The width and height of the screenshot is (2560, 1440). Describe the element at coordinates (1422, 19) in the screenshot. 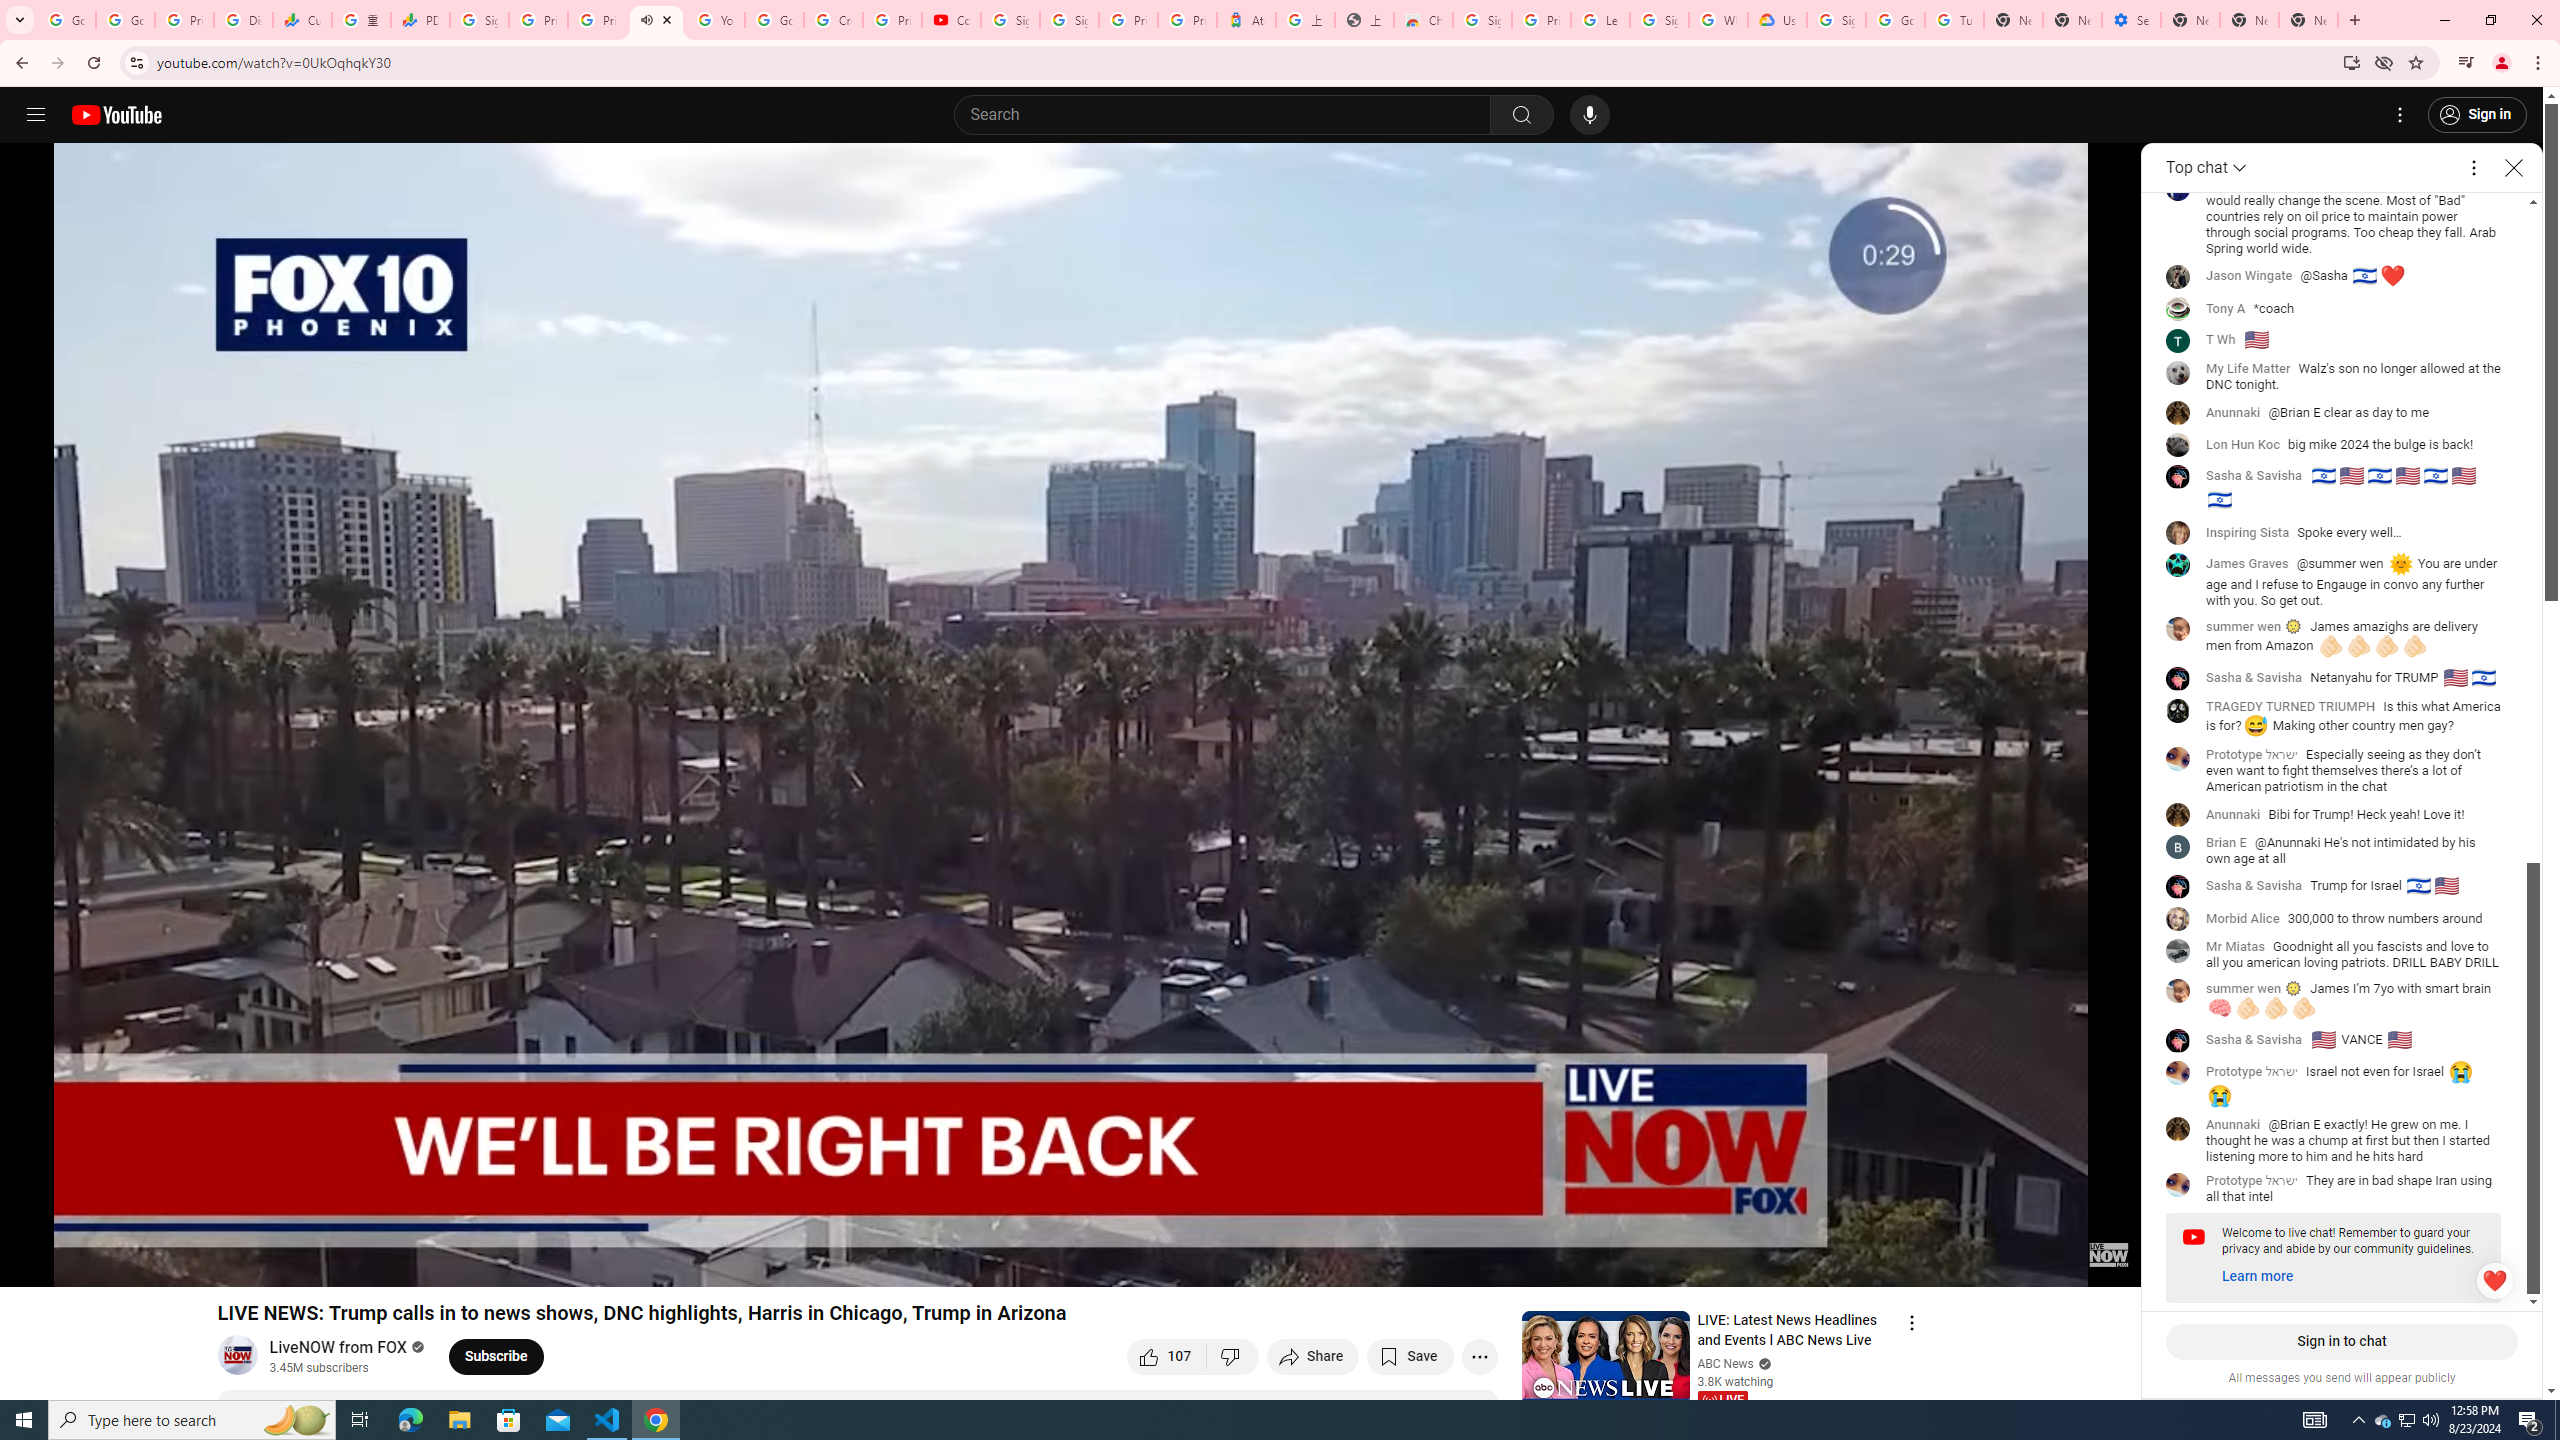

I see `'Chrome Web Store'` at that location.